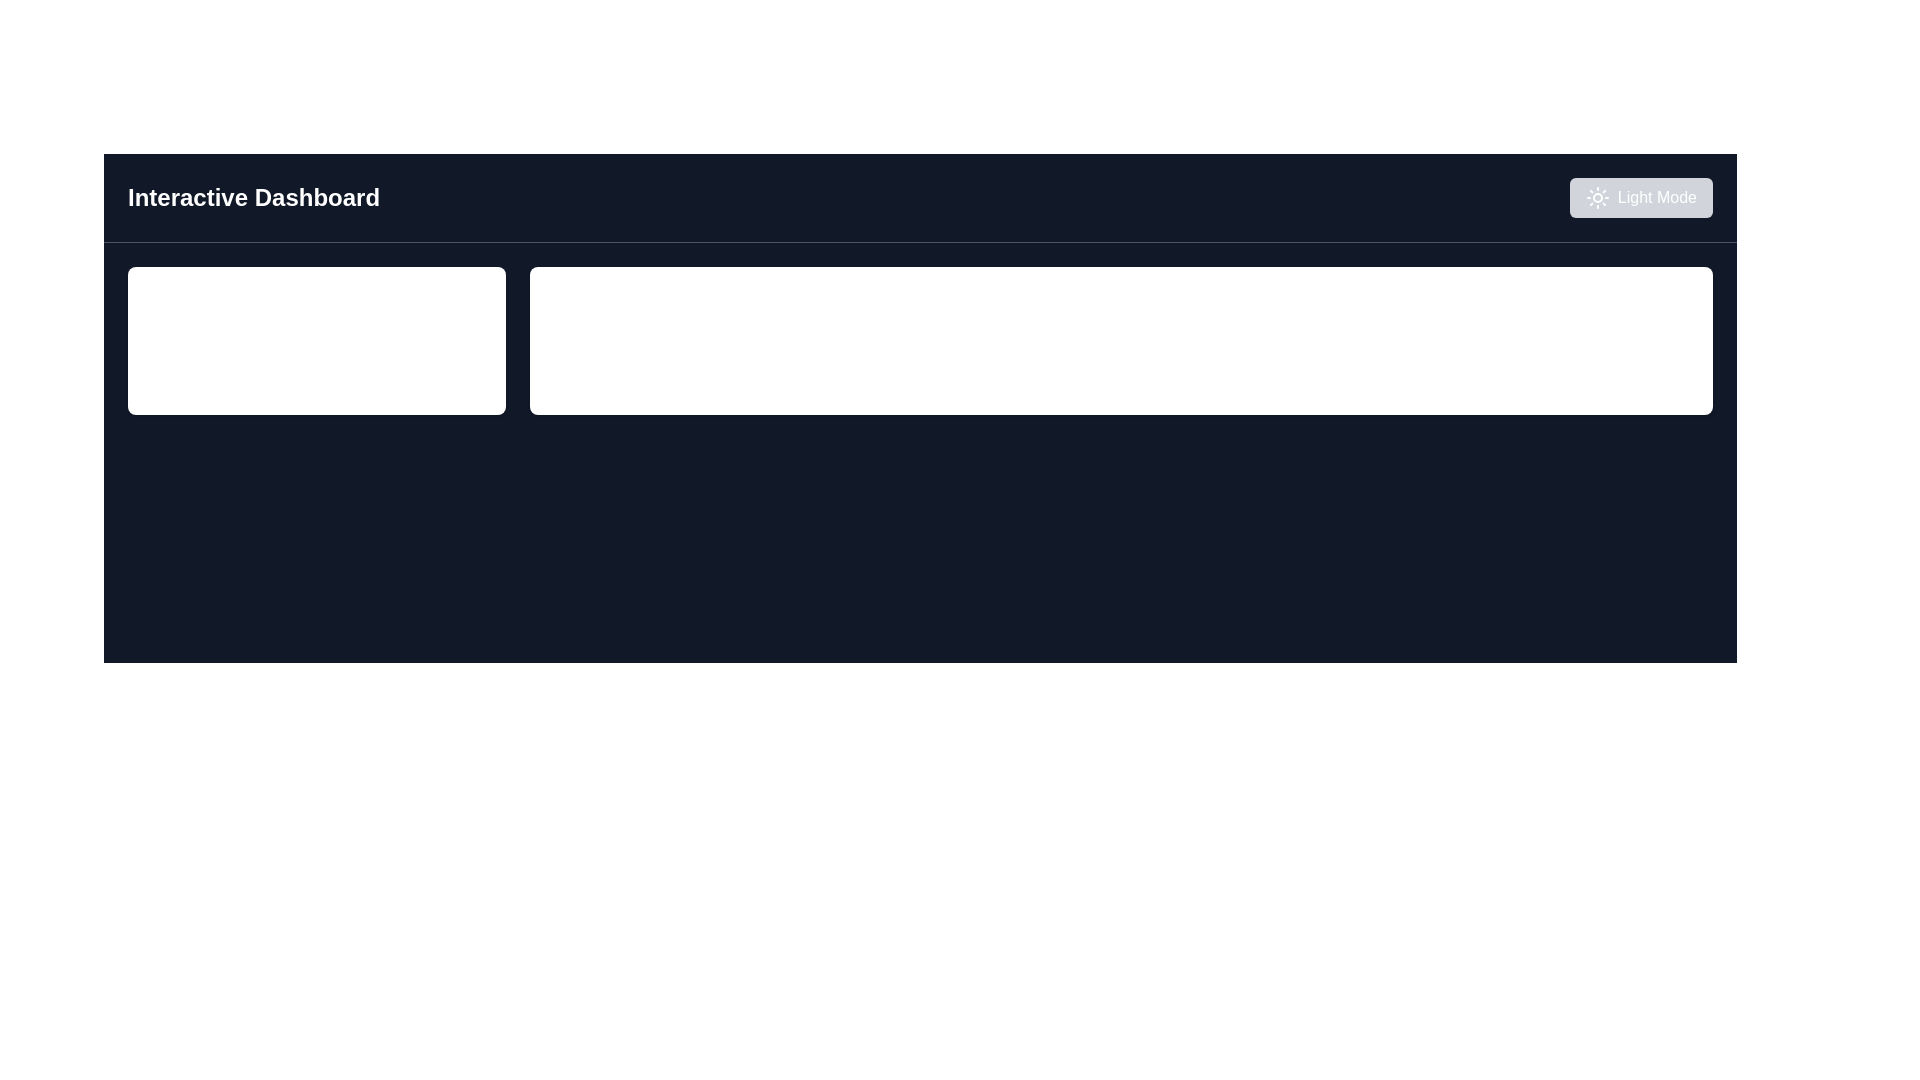 This screenshot has height=1080, width=1920. Describe the element at coordinates (1641, 197) in the screenshot. I see `the grey rectangular button with rounded corners labeled 'Light Mode' that contains a sun icon, located in the top-right section of the header bar` at that location.